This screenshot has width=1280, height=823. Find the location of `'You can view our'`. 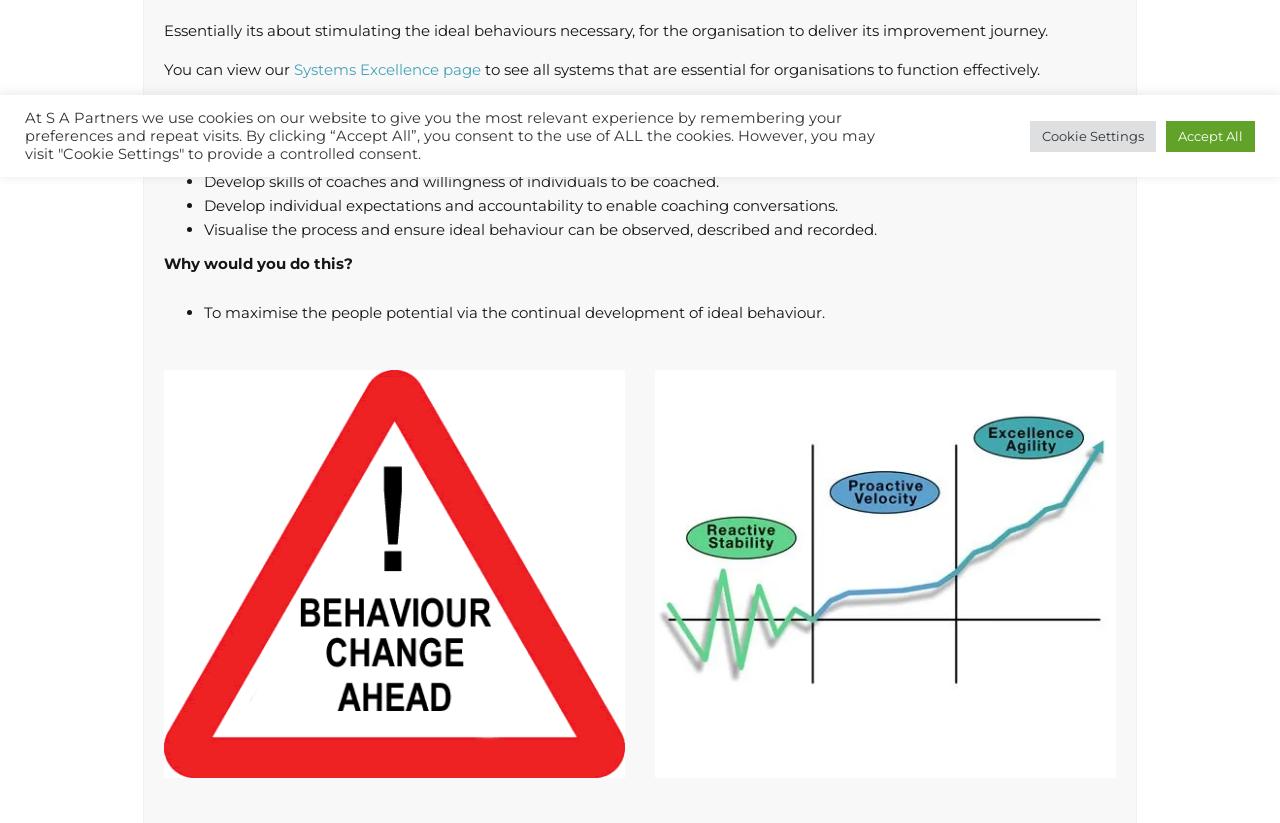

'You can view our' is located at coordinates (228, 69).